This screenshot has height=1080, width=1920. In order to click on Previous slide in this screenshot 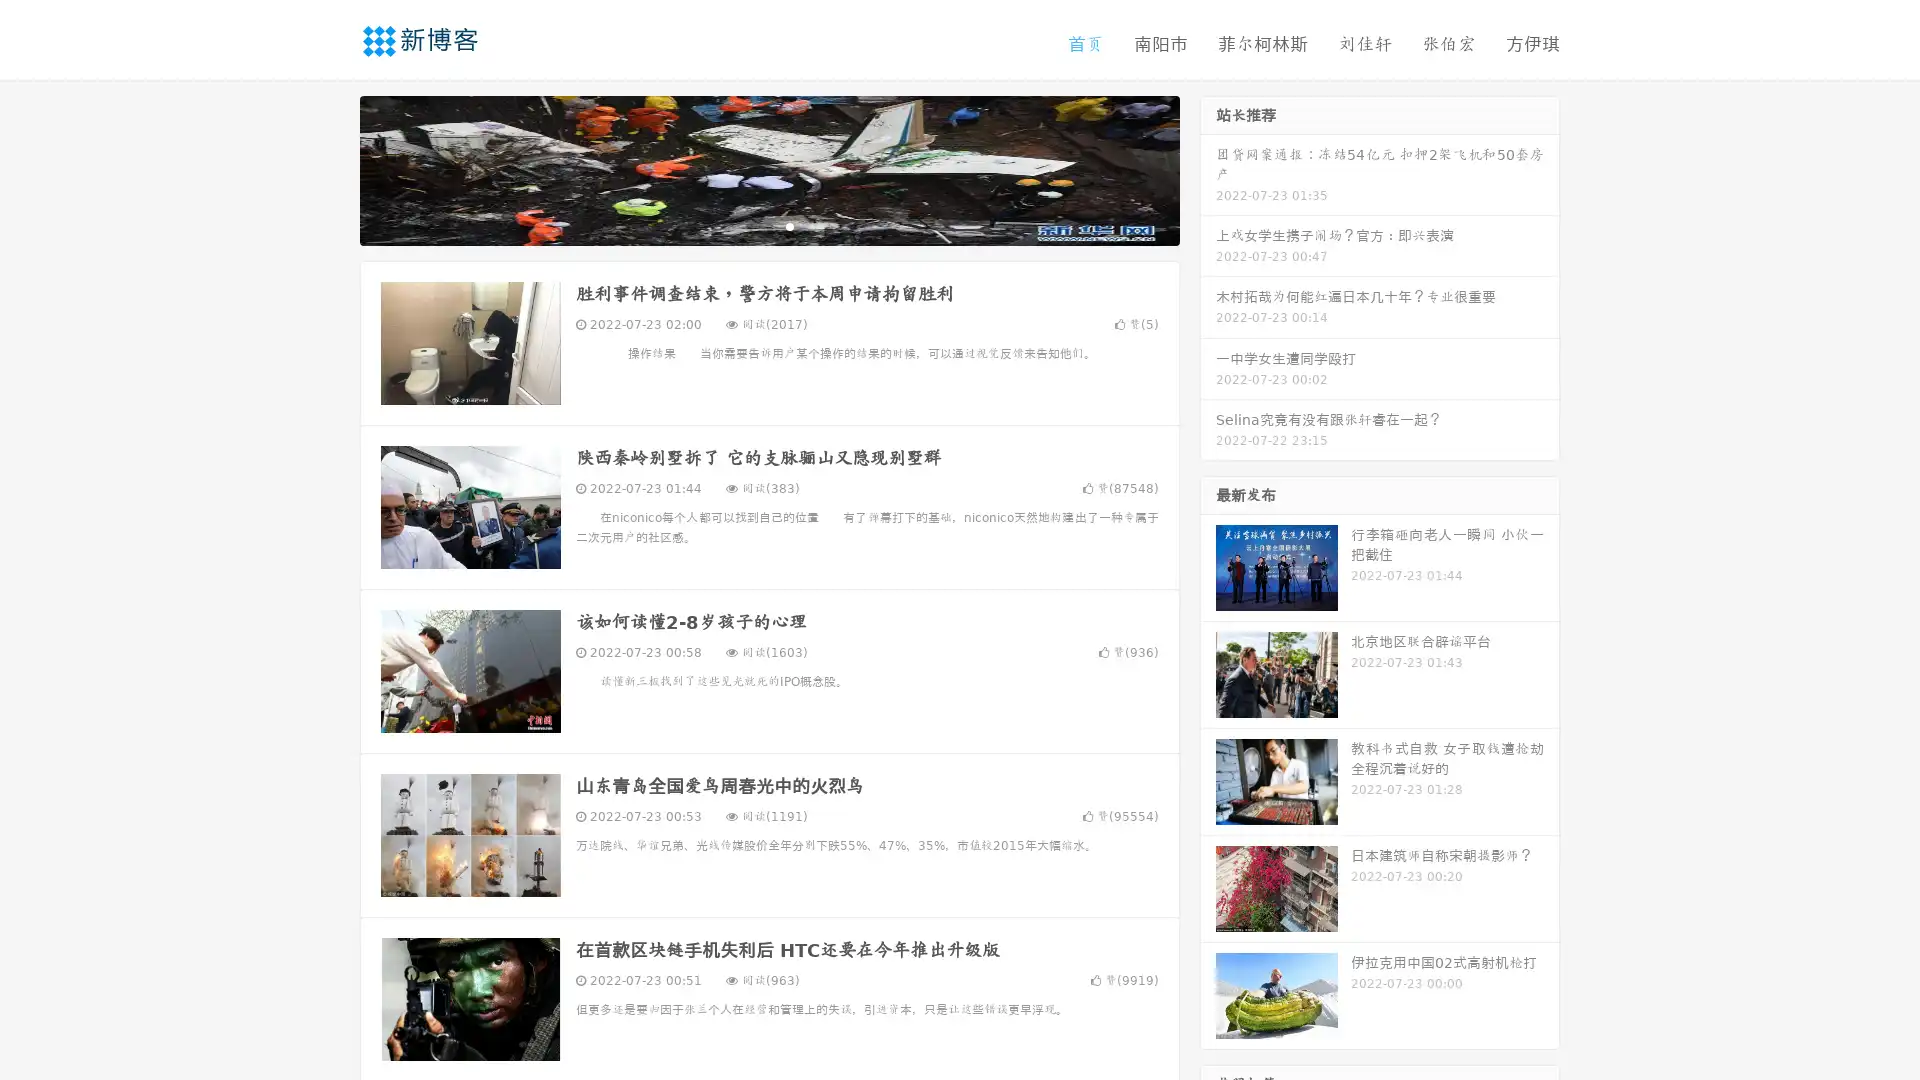, I will do `click(330, 168)`.